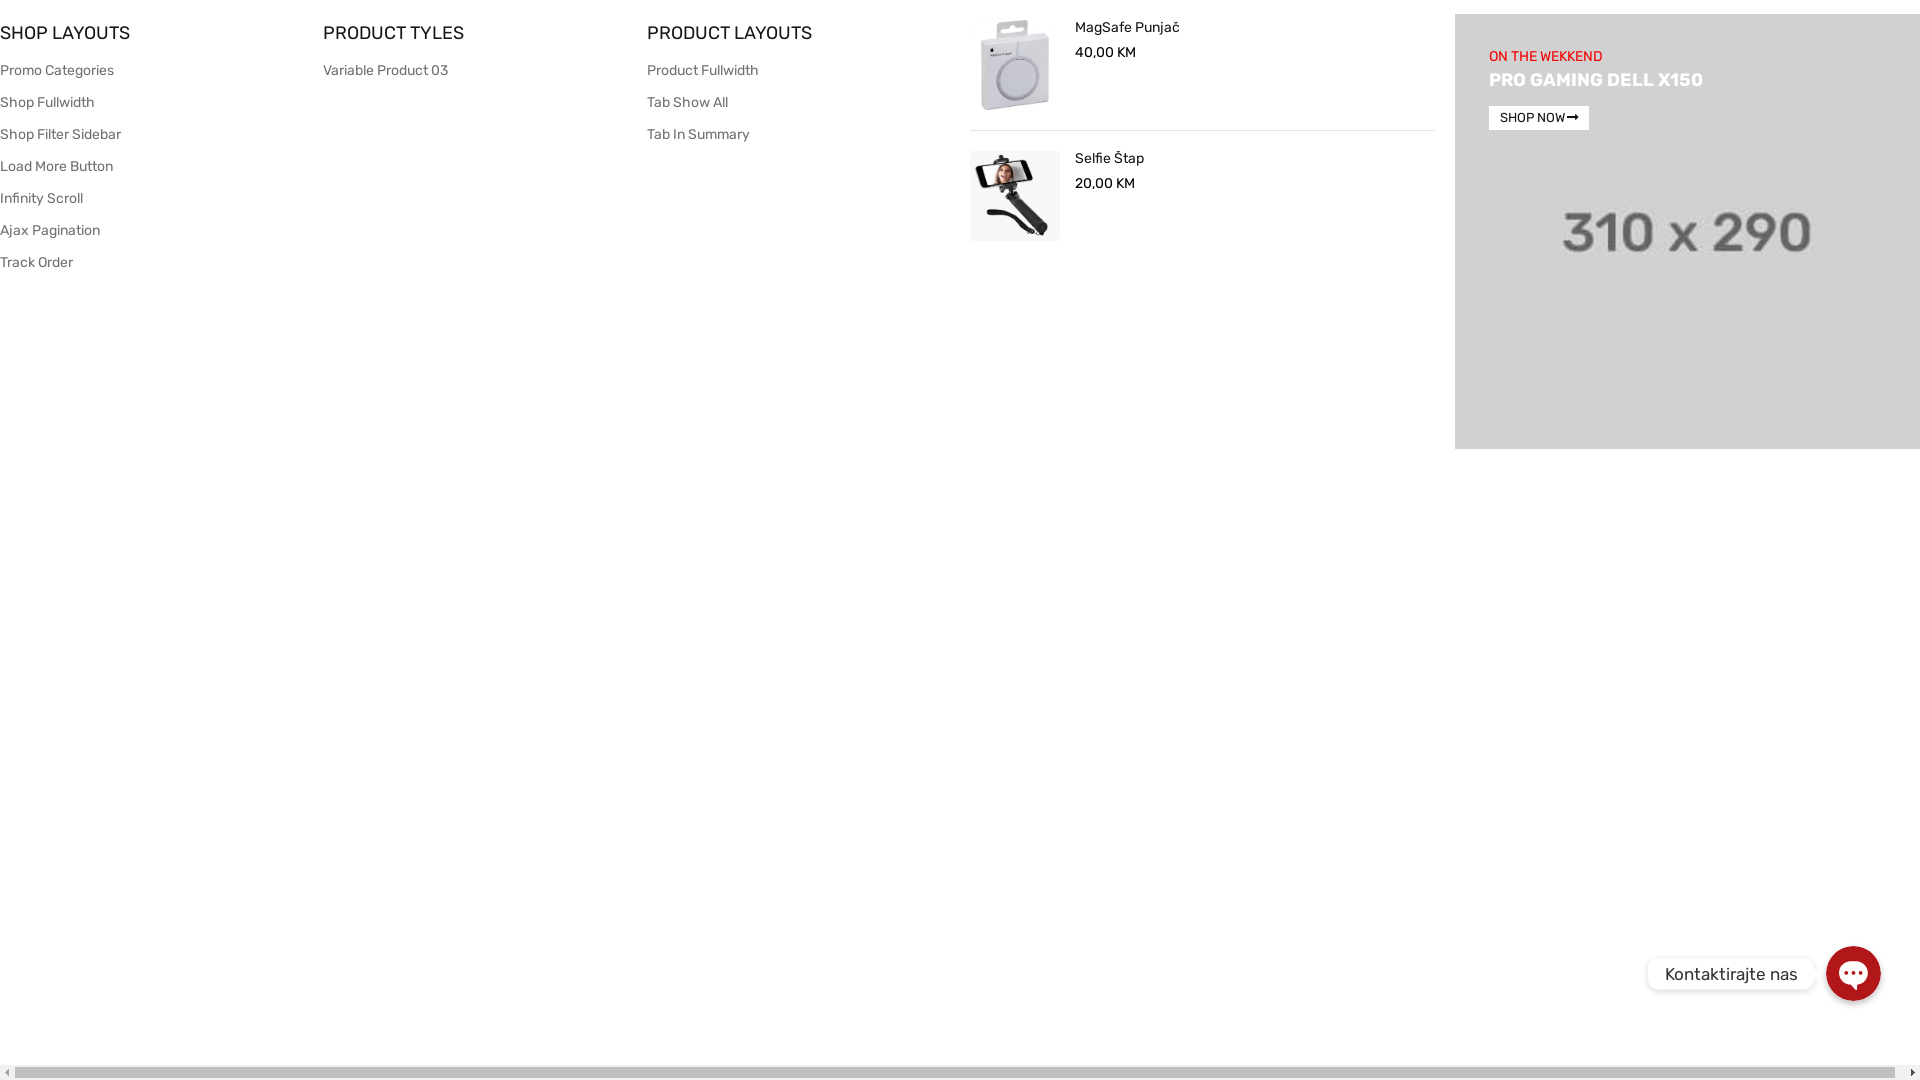  Describe the element at coordinates (698, 134) in the screenshot. I see `'Tab In Summary'` at that location.